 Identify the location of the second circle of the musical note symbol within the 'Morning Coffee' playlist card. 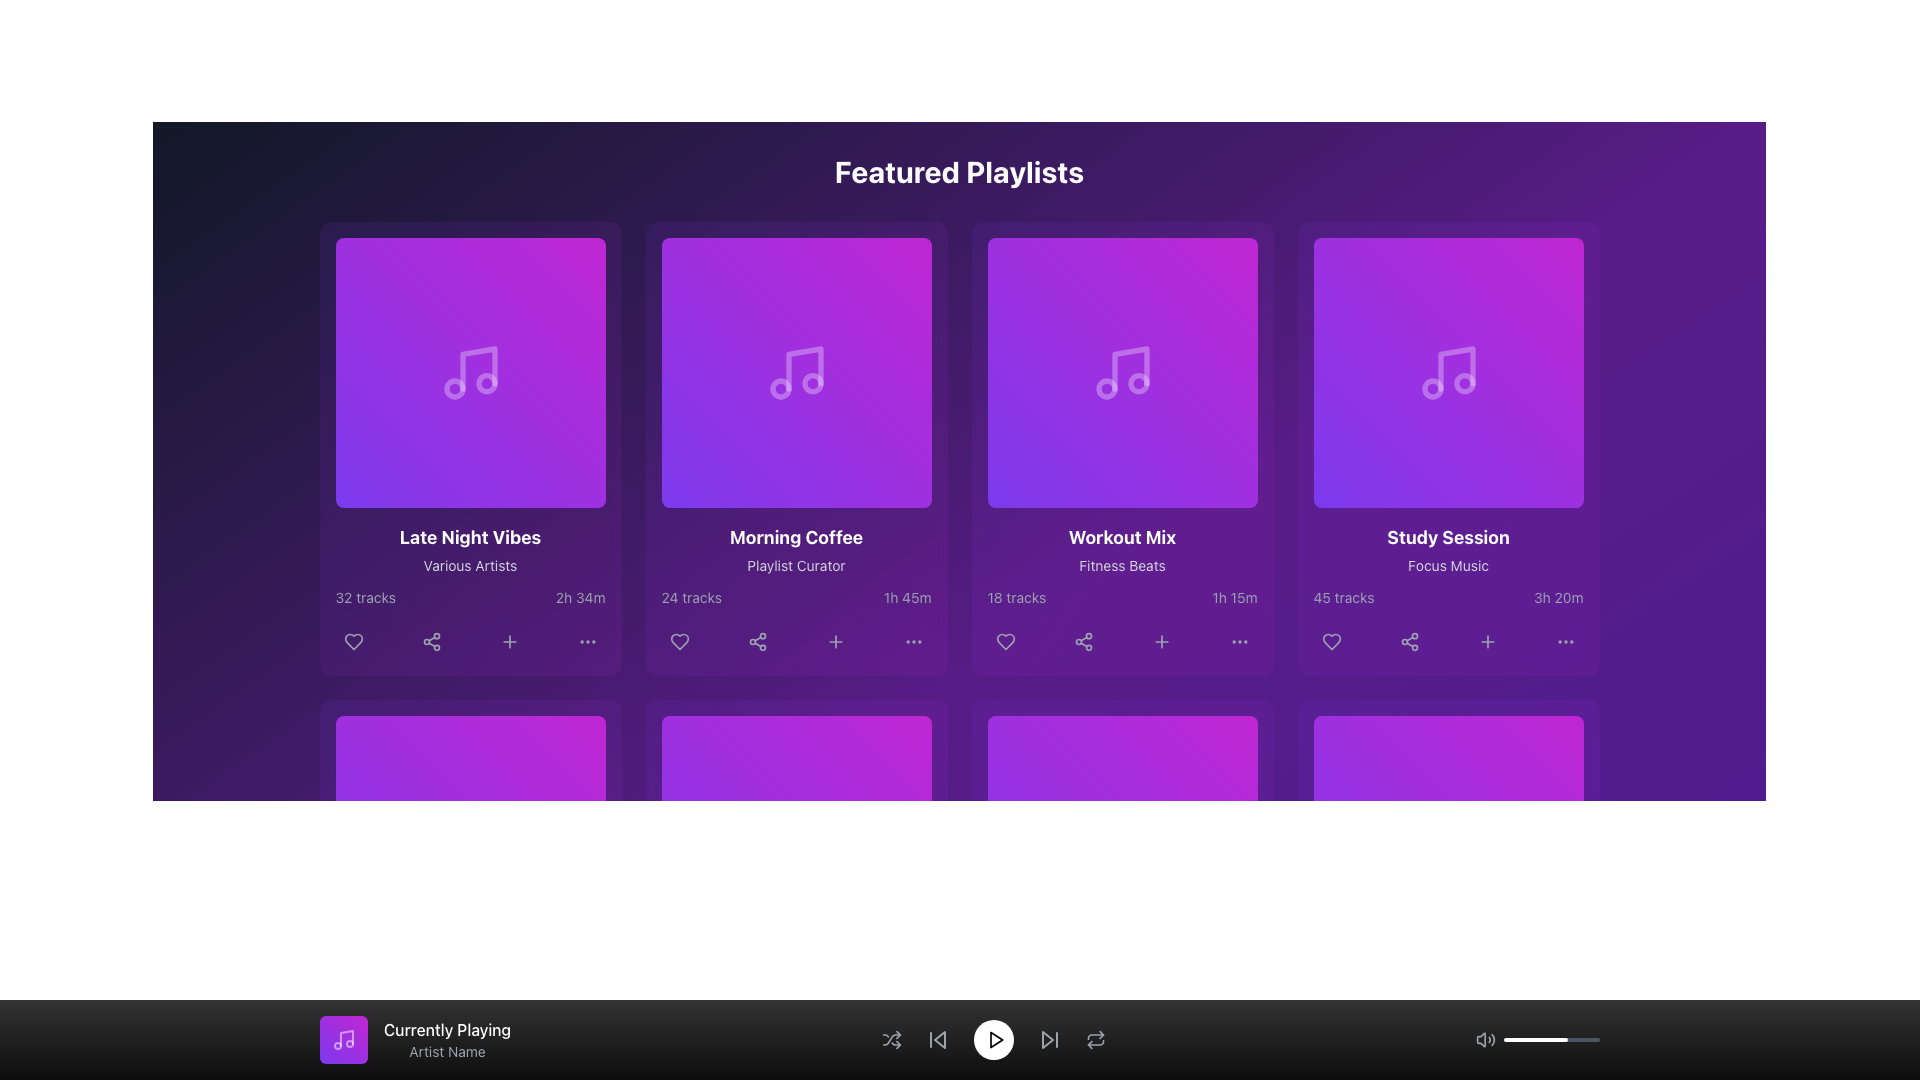
(779, 389).